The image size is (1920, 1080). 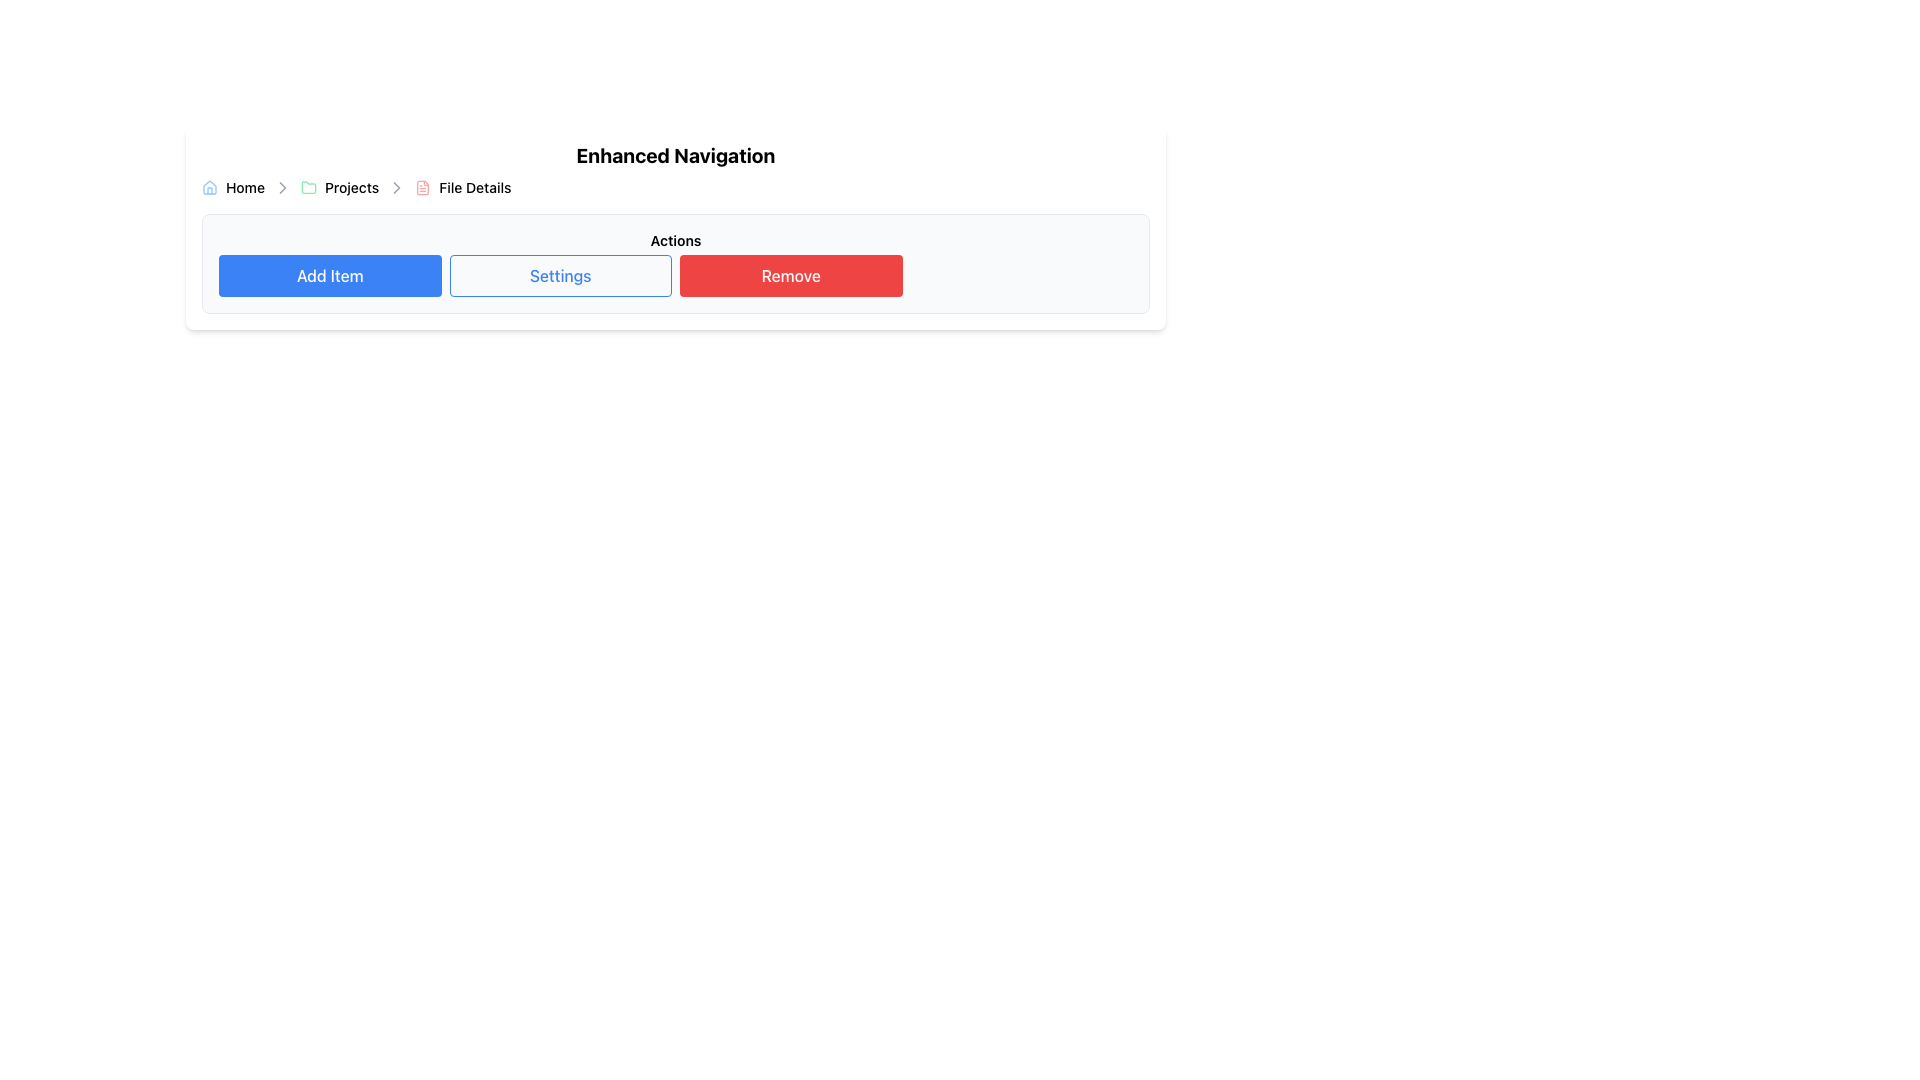 I want to click on the second arrow separator in the breadcrumb navigation, which visually indicates the hierarchy between 'Home' and 'Projects', so click(x=282, y=188).